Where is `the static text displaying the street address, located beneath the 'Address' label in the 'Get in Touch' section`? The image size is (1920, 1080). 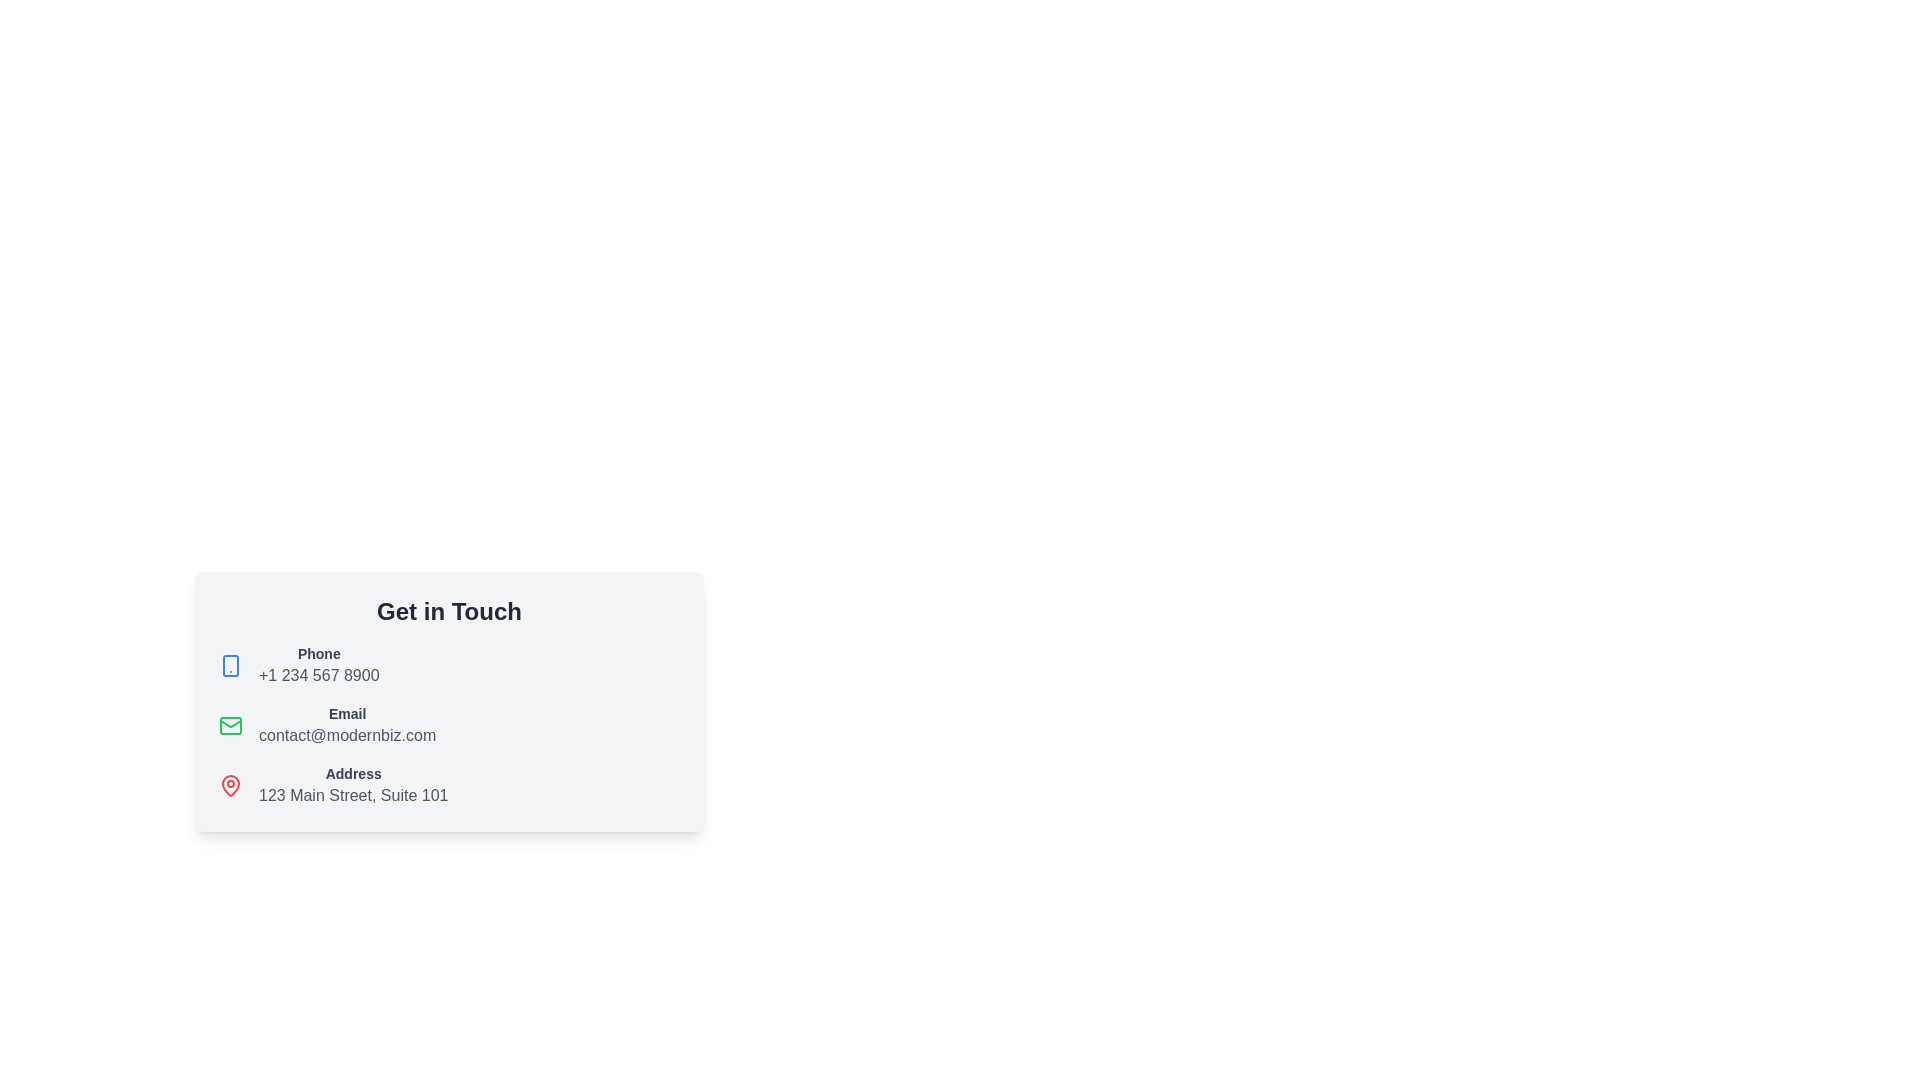
the static text displaying the street address, located beneath the 'Address' label in the 'Get in Touch' section is located at coordinates (353, 794).